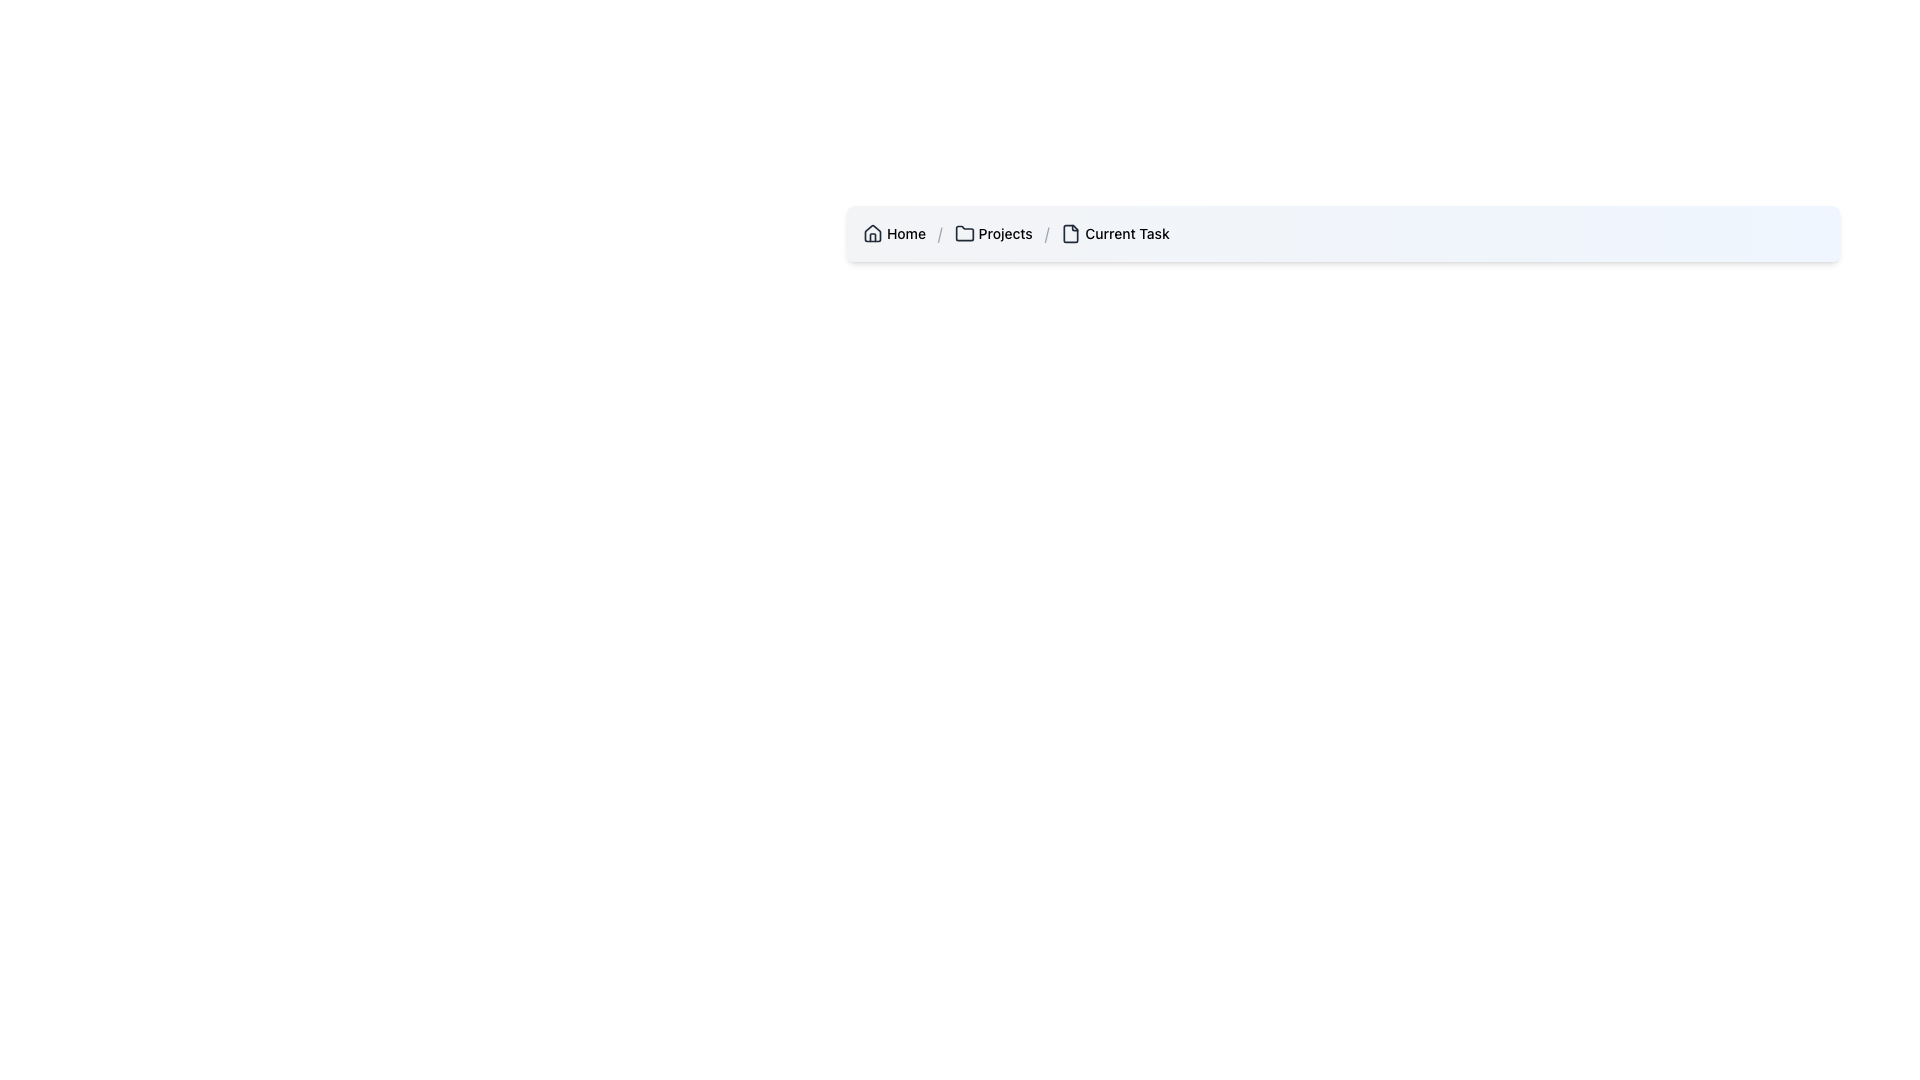 The image size is (1920, 1080). I want to click on the separator symbol '/' in the breadcrumb navigation bar, which is styled in gray and positioned between 'Projects' and 'Current Task', so click(1046, 233).